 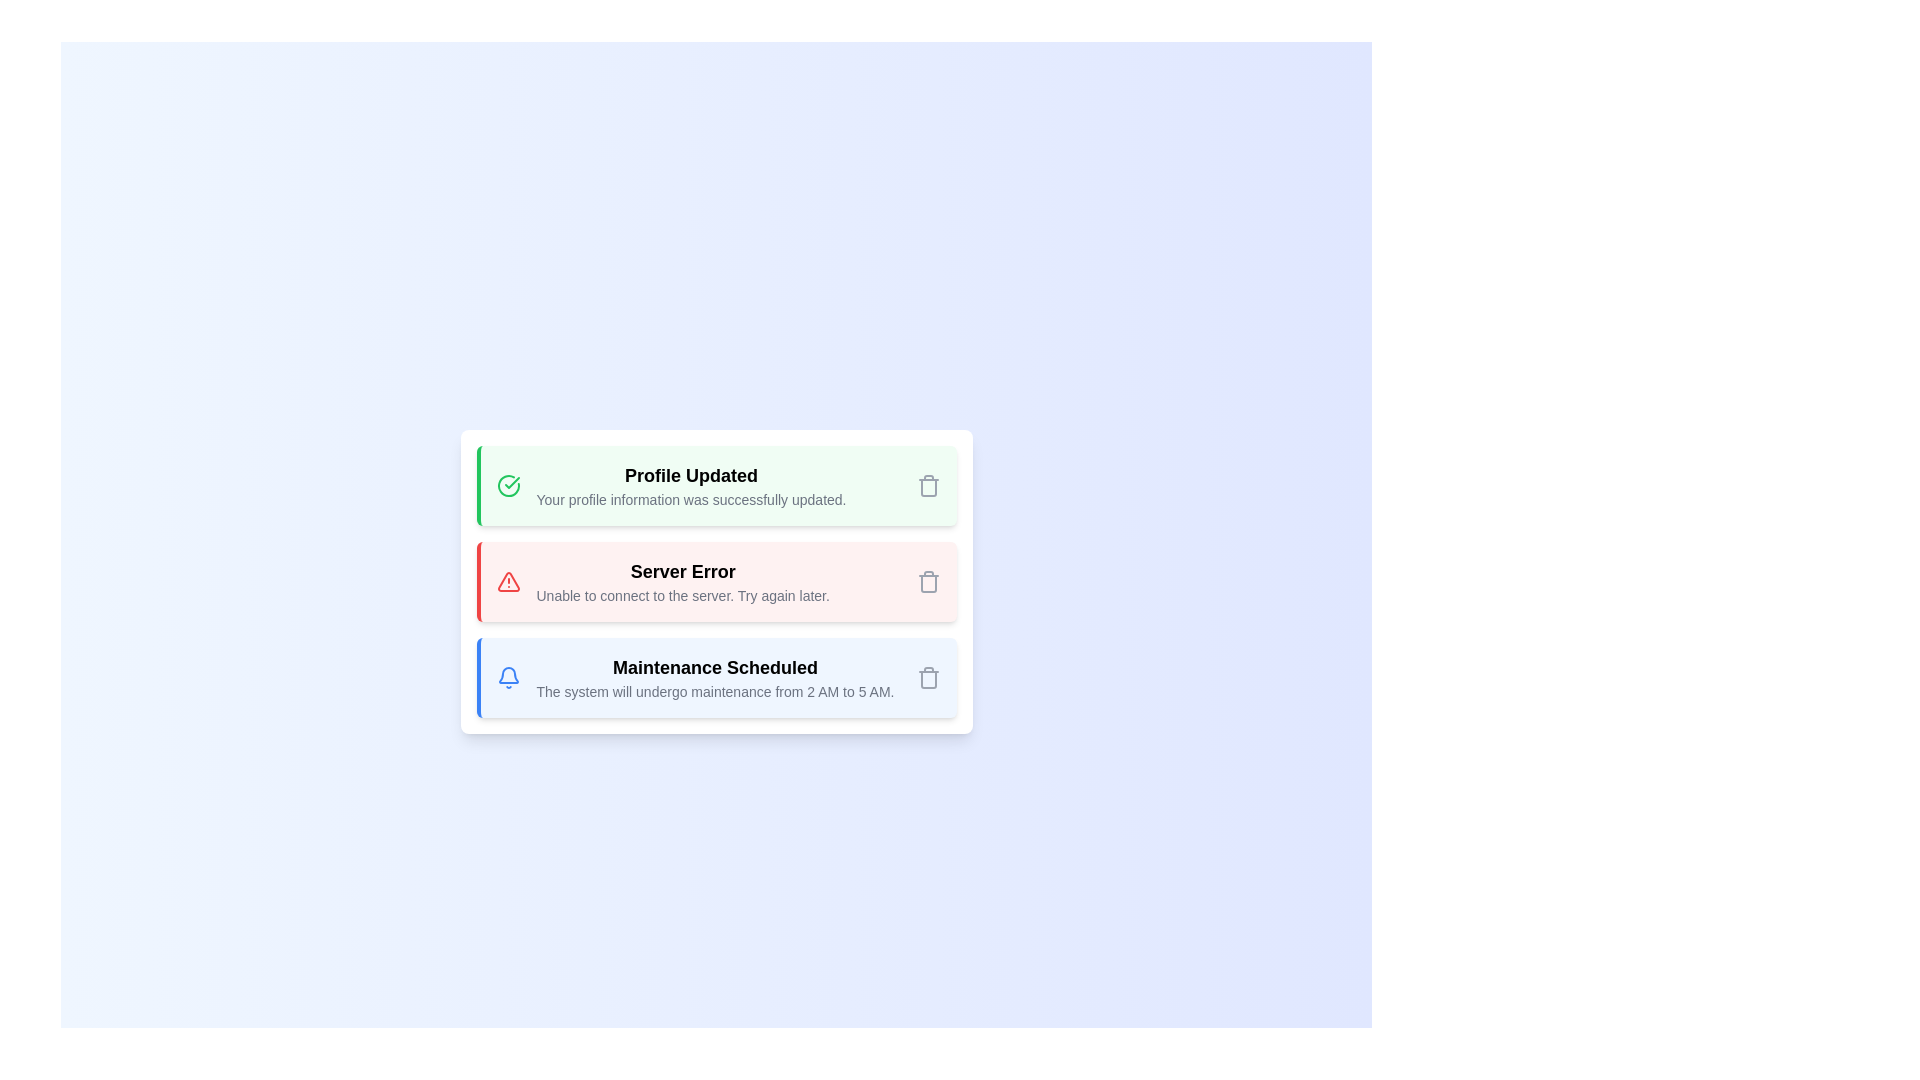 What do you see at coordinates (716, 486) in the screenshot?
I see `the alert with type success` at bounding box center [716, 486].